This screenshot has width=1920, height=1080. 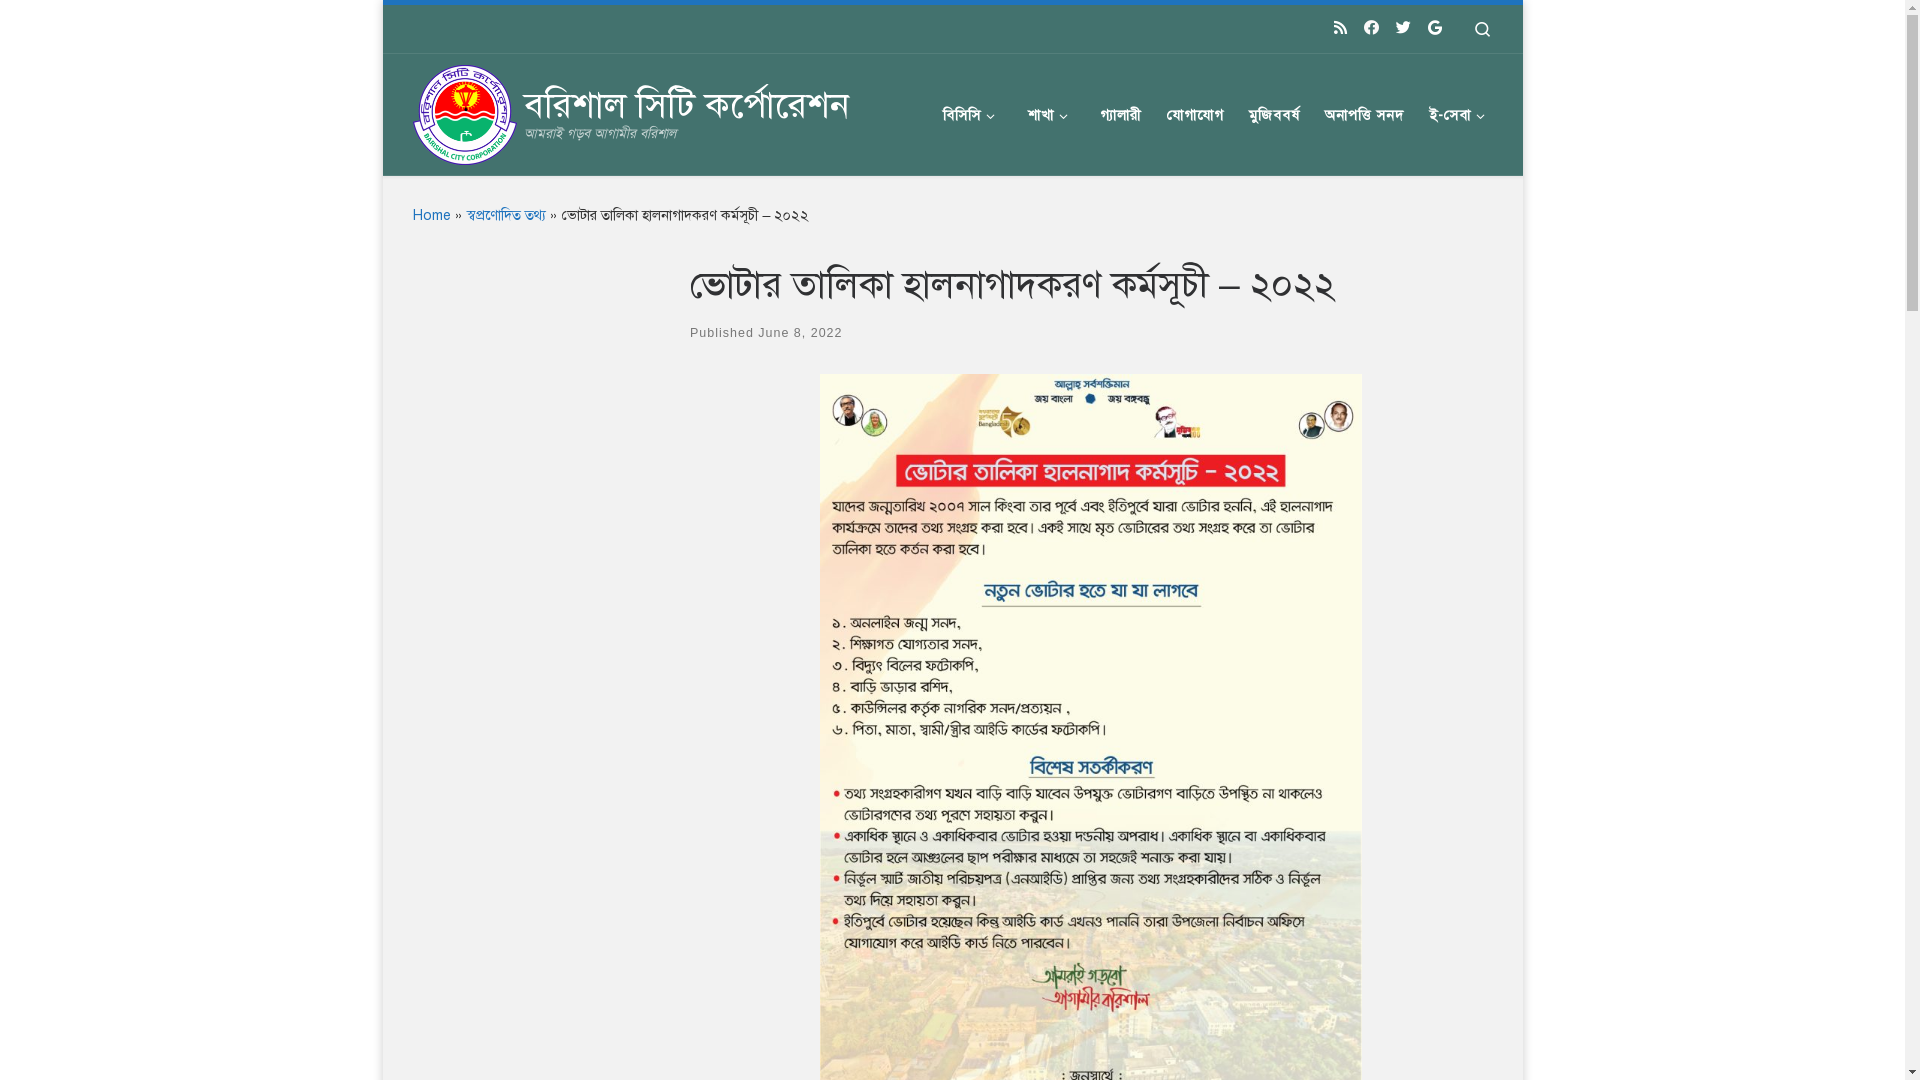 I want to click on 'Home', so click(x=430, y=215).